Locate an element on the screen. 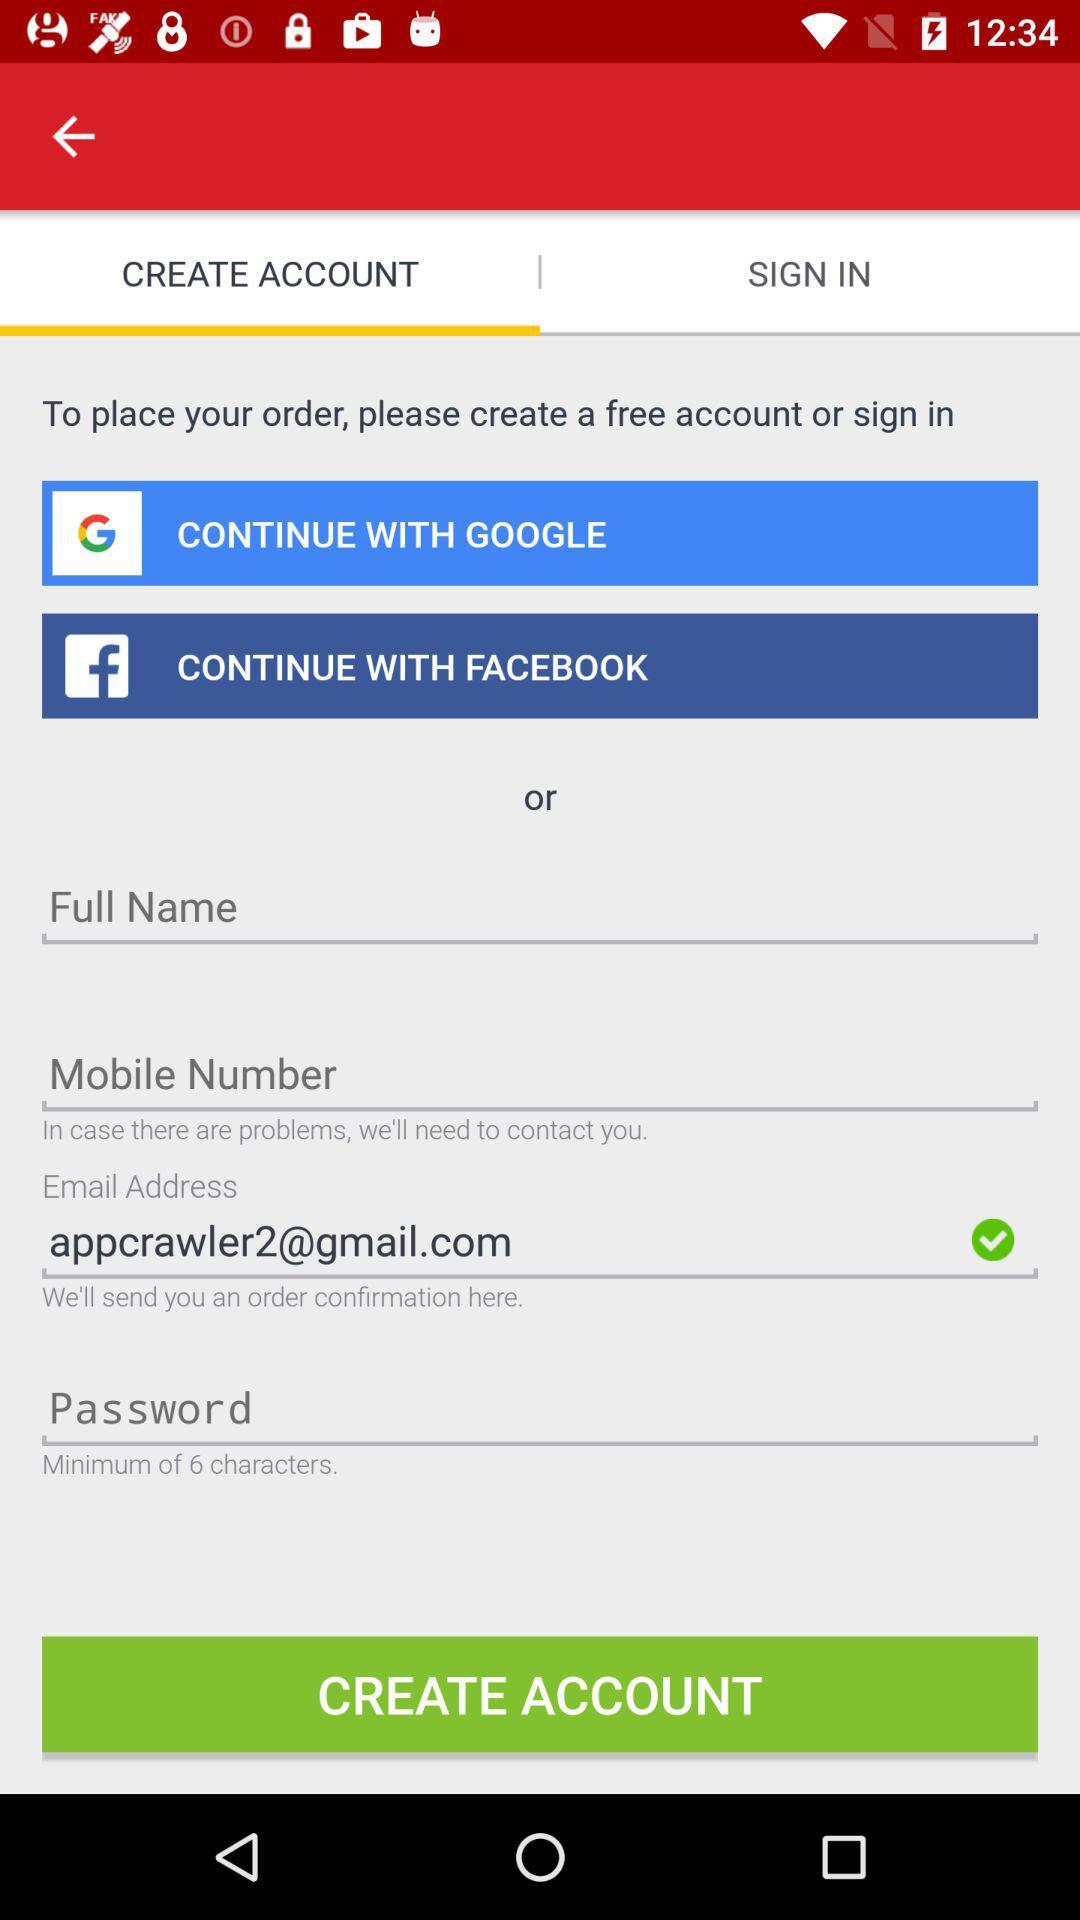 Image resolution: width=1080 pixels, height=1920 pixels. password in this field is located at coordinates (540, 1405).